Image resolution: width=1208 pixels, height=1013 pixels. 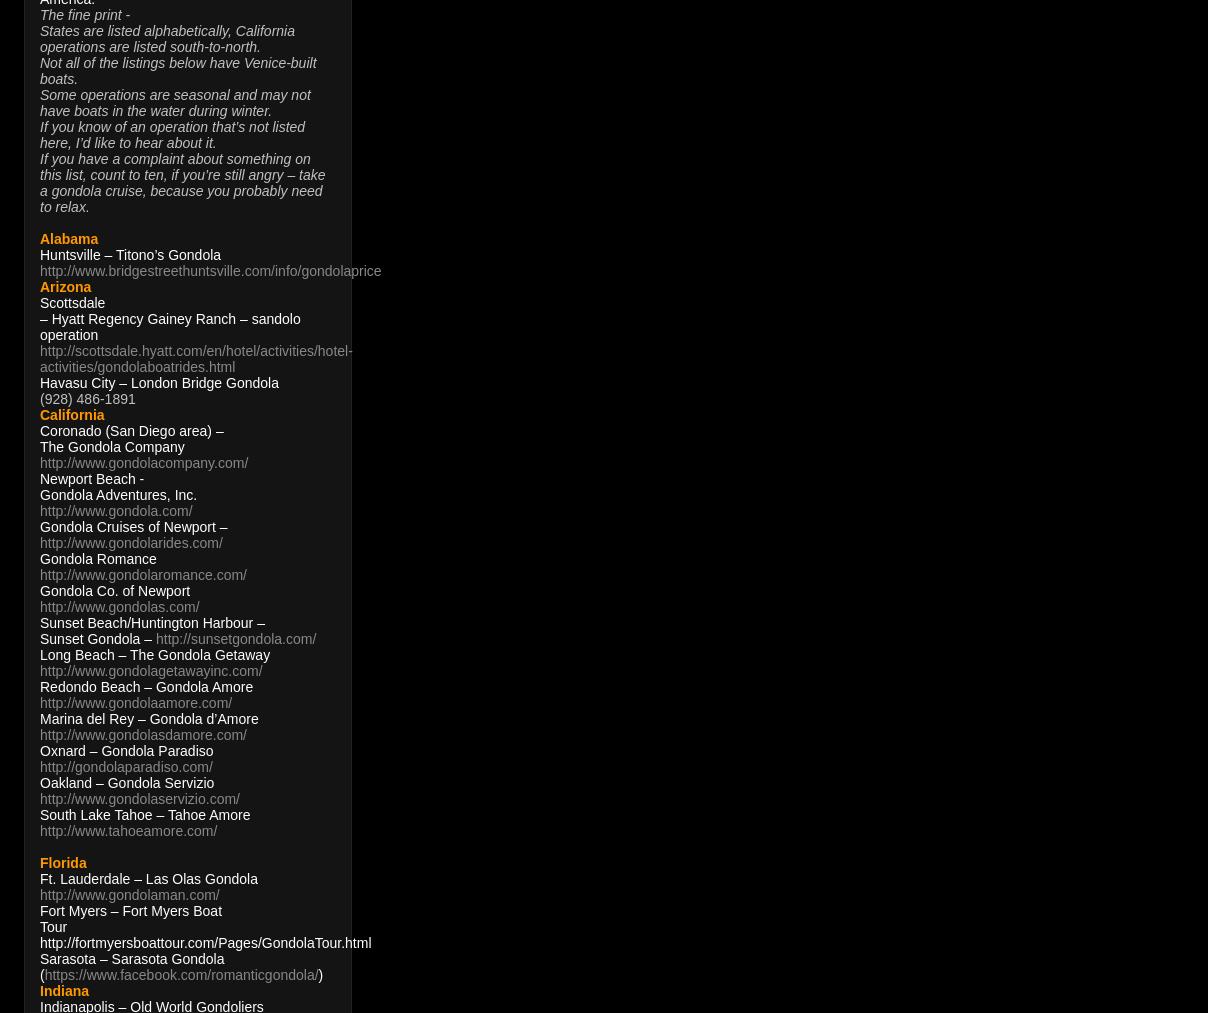 What do you see at coordinates (125, 783) in the screenshot?
I see `'Oakland – Gondola Servizio'` at bounding box center [125, 783].